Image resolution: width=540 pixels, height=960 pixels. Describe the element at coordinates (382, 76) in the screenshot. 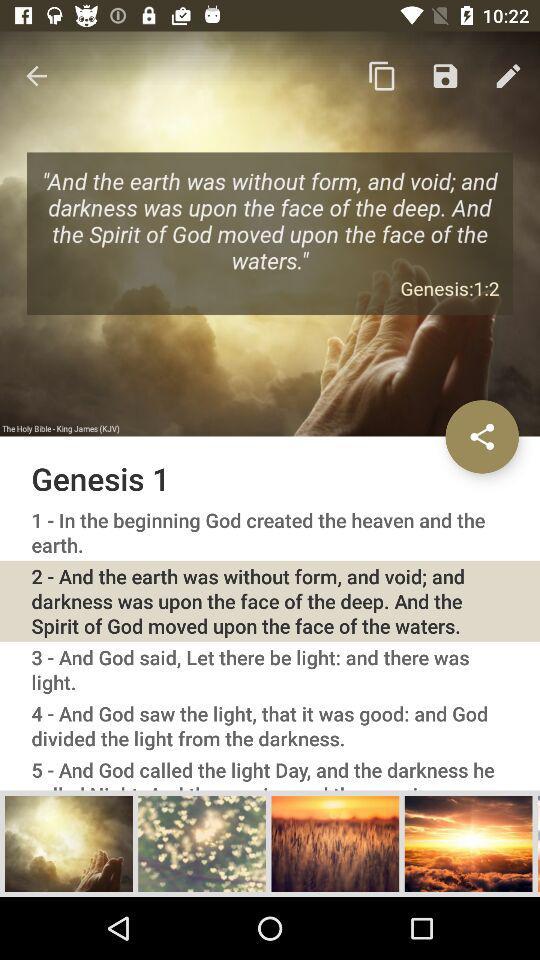

I see `the icon above genesis 1 icon` at that location.